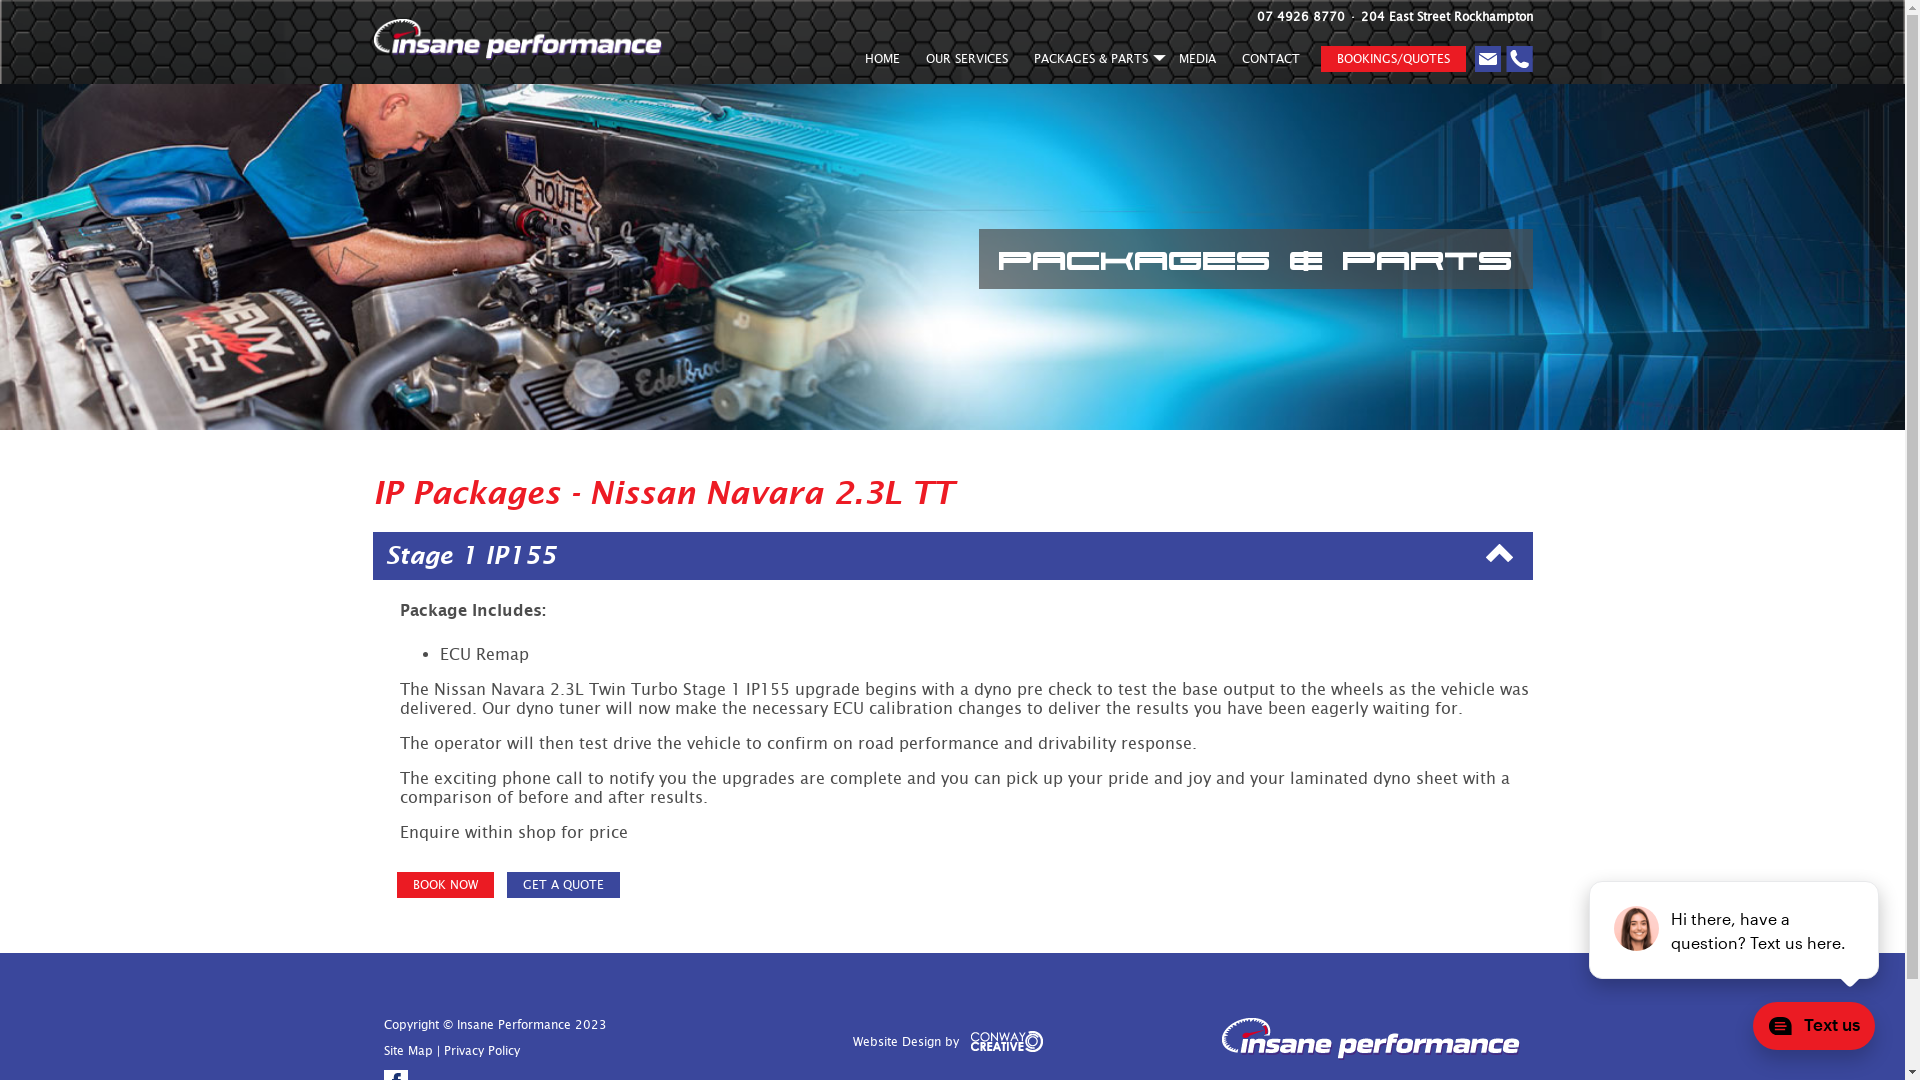 This screenshot has height=1080, width=1920. What do you see at coordinates (1391, 57) in the screenshot?
I see `'BOOKINGS/QUOTES'` at bounding box center [1391, 57].